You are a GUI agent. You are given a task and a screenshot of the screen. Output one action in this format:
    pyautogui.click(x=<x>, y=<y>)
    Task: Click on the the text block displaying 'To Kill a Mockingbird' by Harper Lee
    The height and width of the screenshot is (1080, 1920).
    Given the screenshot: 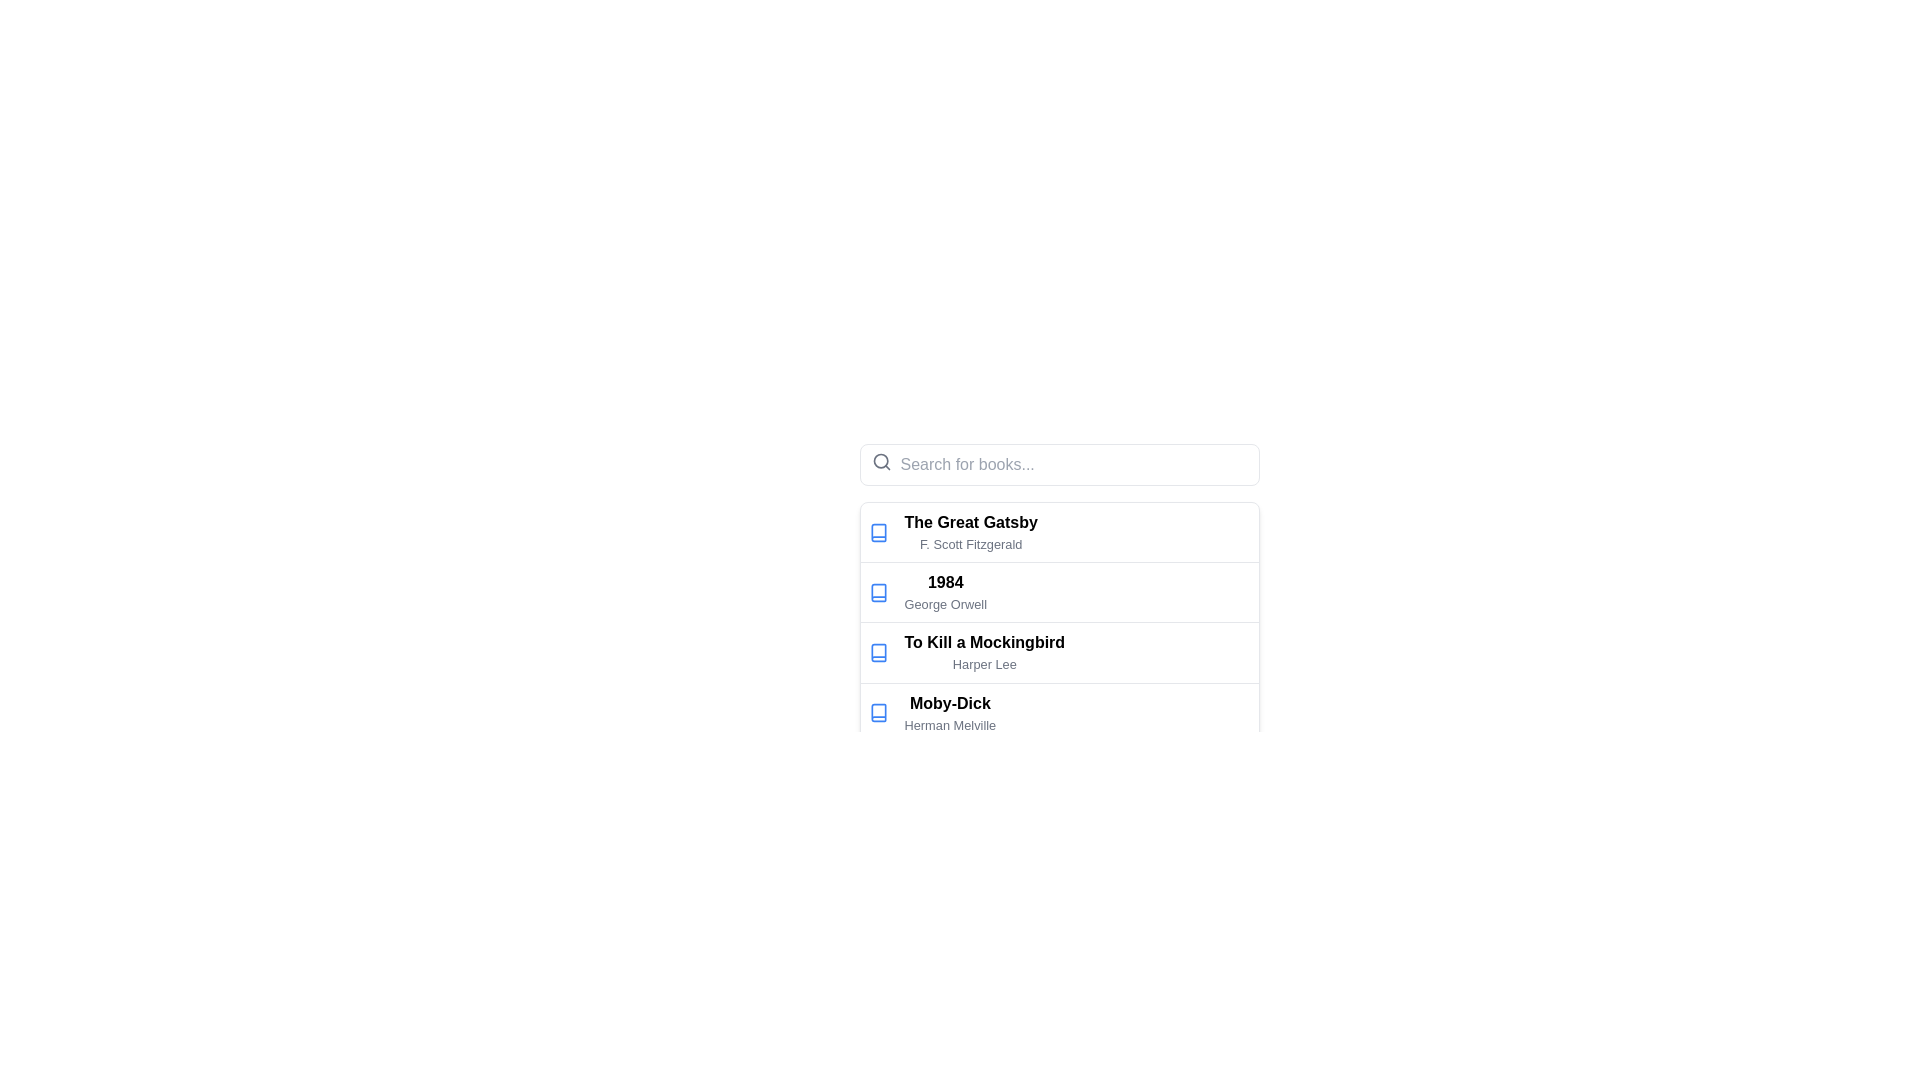 What is the action you would take?
    pyautogui.click(x=984, y=652)
    